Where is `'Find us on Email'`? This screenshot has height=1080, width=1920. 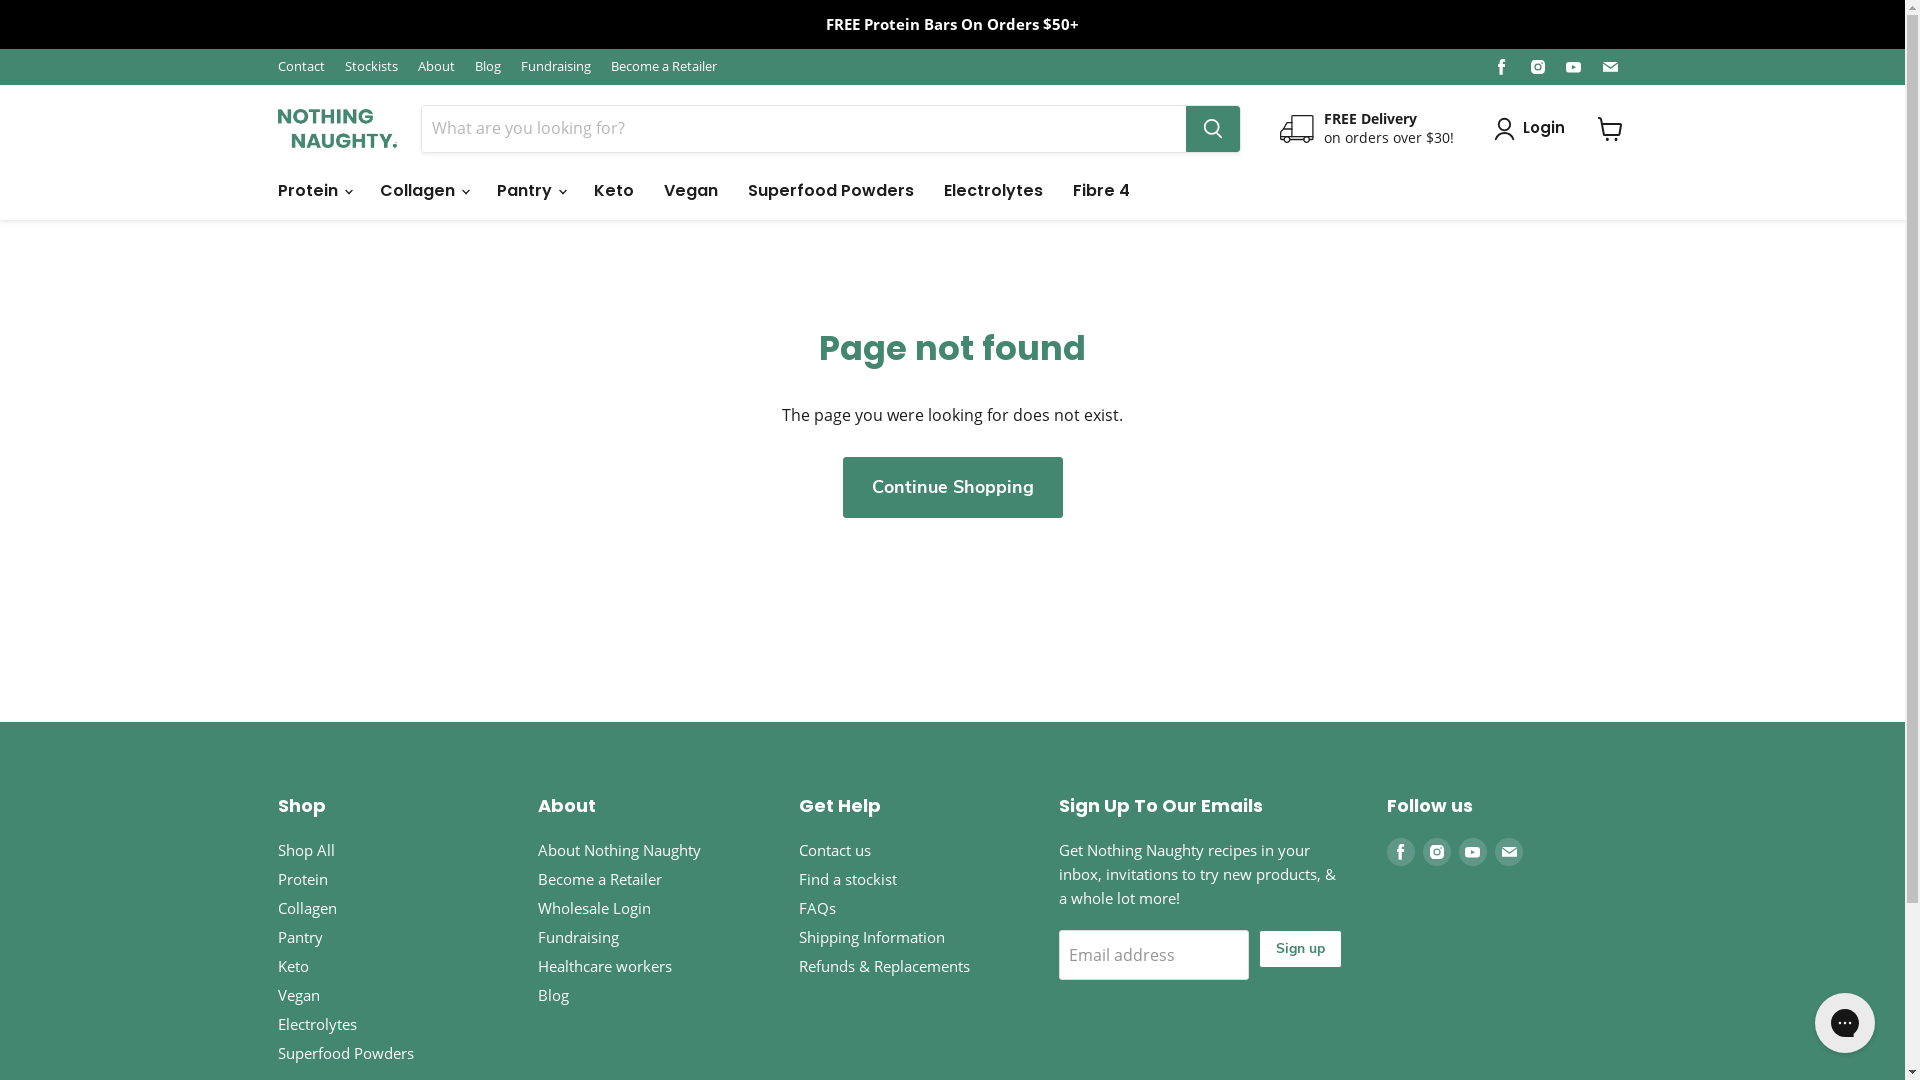 'Find us on Email' is located at coordinates (1609, 64).